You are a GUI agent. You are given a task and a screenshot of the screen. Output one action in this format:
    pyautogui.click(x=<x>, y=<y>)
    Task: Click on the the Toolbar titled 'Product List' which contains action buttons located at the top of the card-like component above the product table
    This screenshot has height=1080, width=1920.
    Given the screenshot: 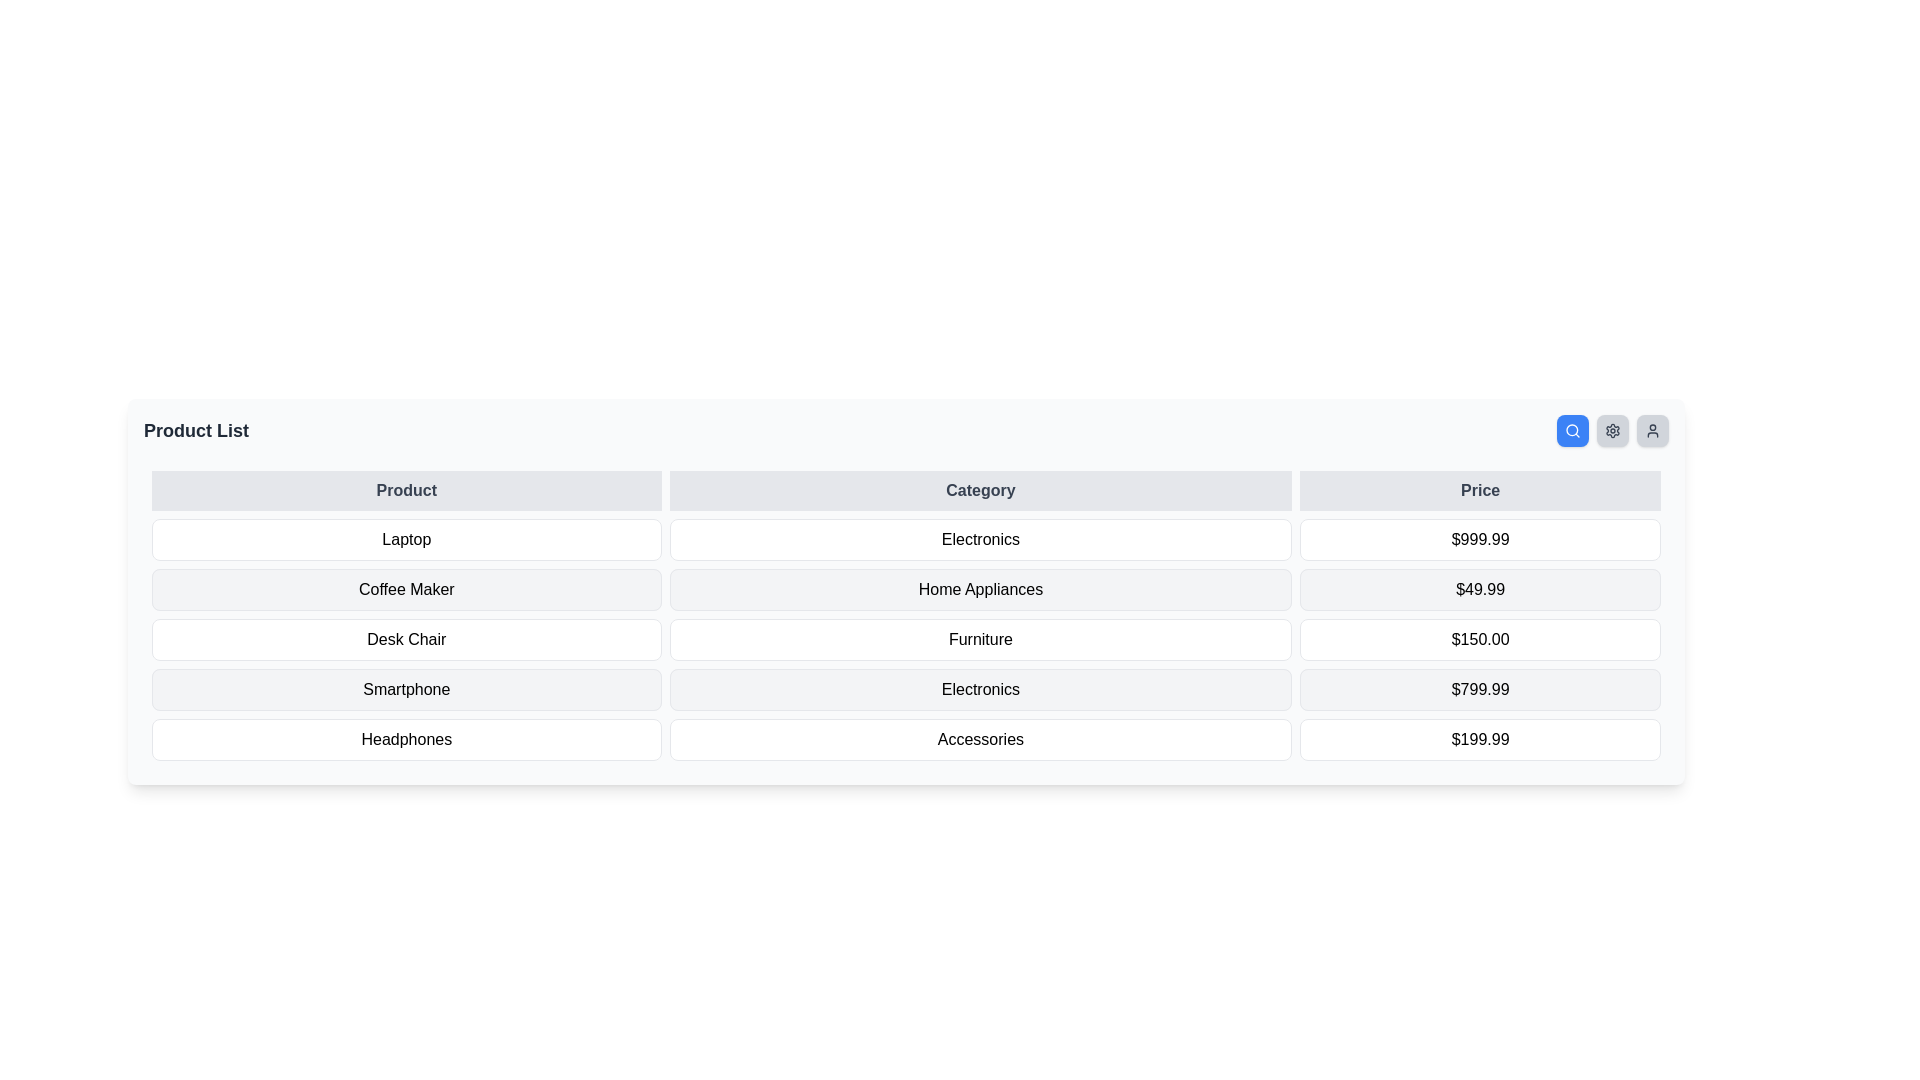 What is the action you would take?
    pyautogui.click(x=905, y=430)
    